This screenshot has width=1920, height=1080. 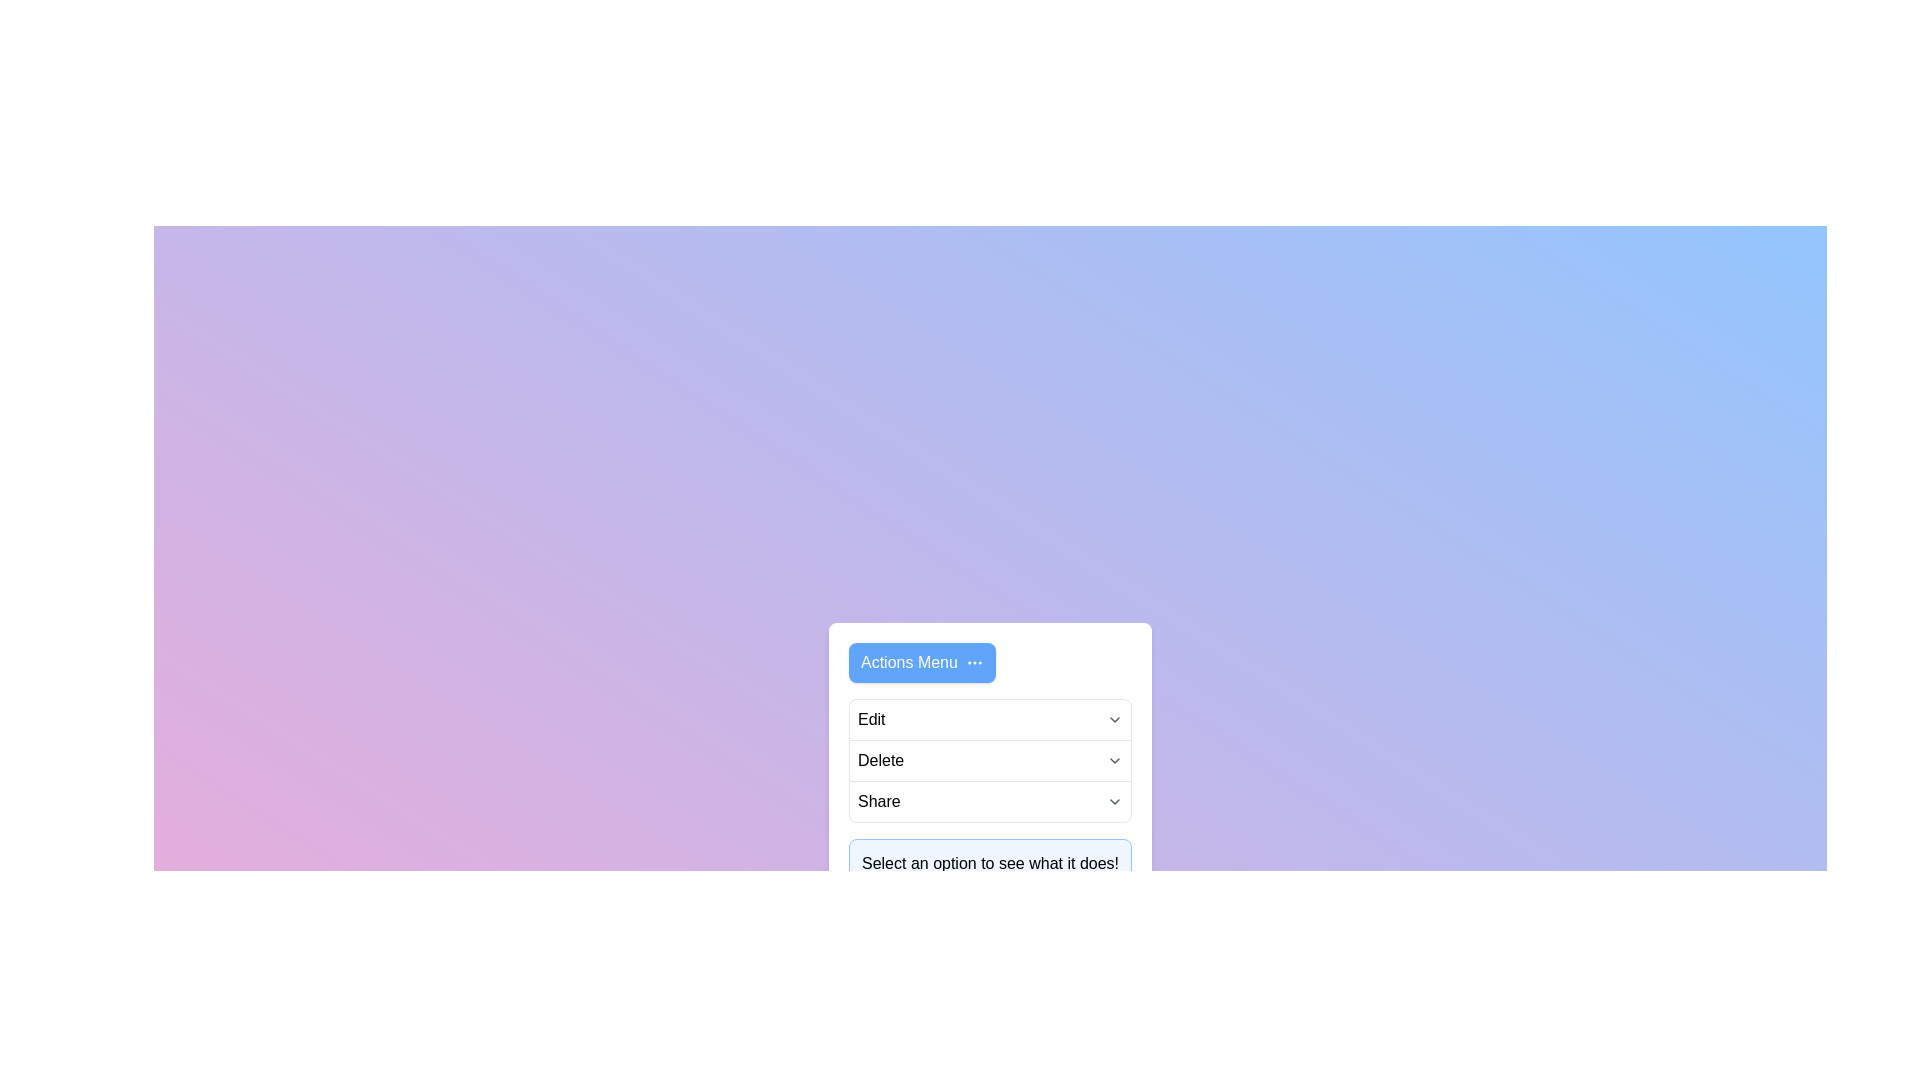 I want to click on the menu item Share to perform its action, so click(x=879, y=801).